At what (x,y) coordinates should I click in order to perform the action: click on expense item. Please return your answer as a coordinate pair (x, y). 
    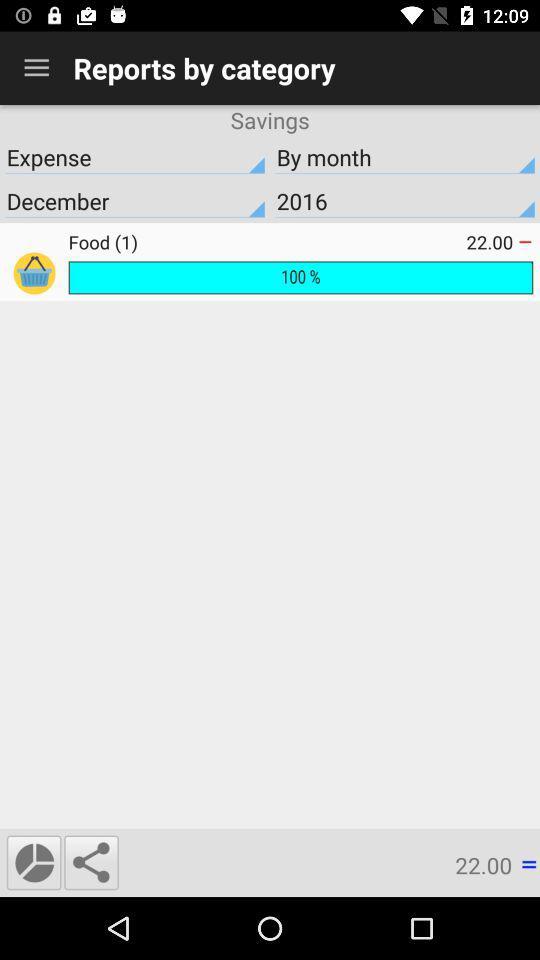
    Looking at the image, I should click on (135, 156).